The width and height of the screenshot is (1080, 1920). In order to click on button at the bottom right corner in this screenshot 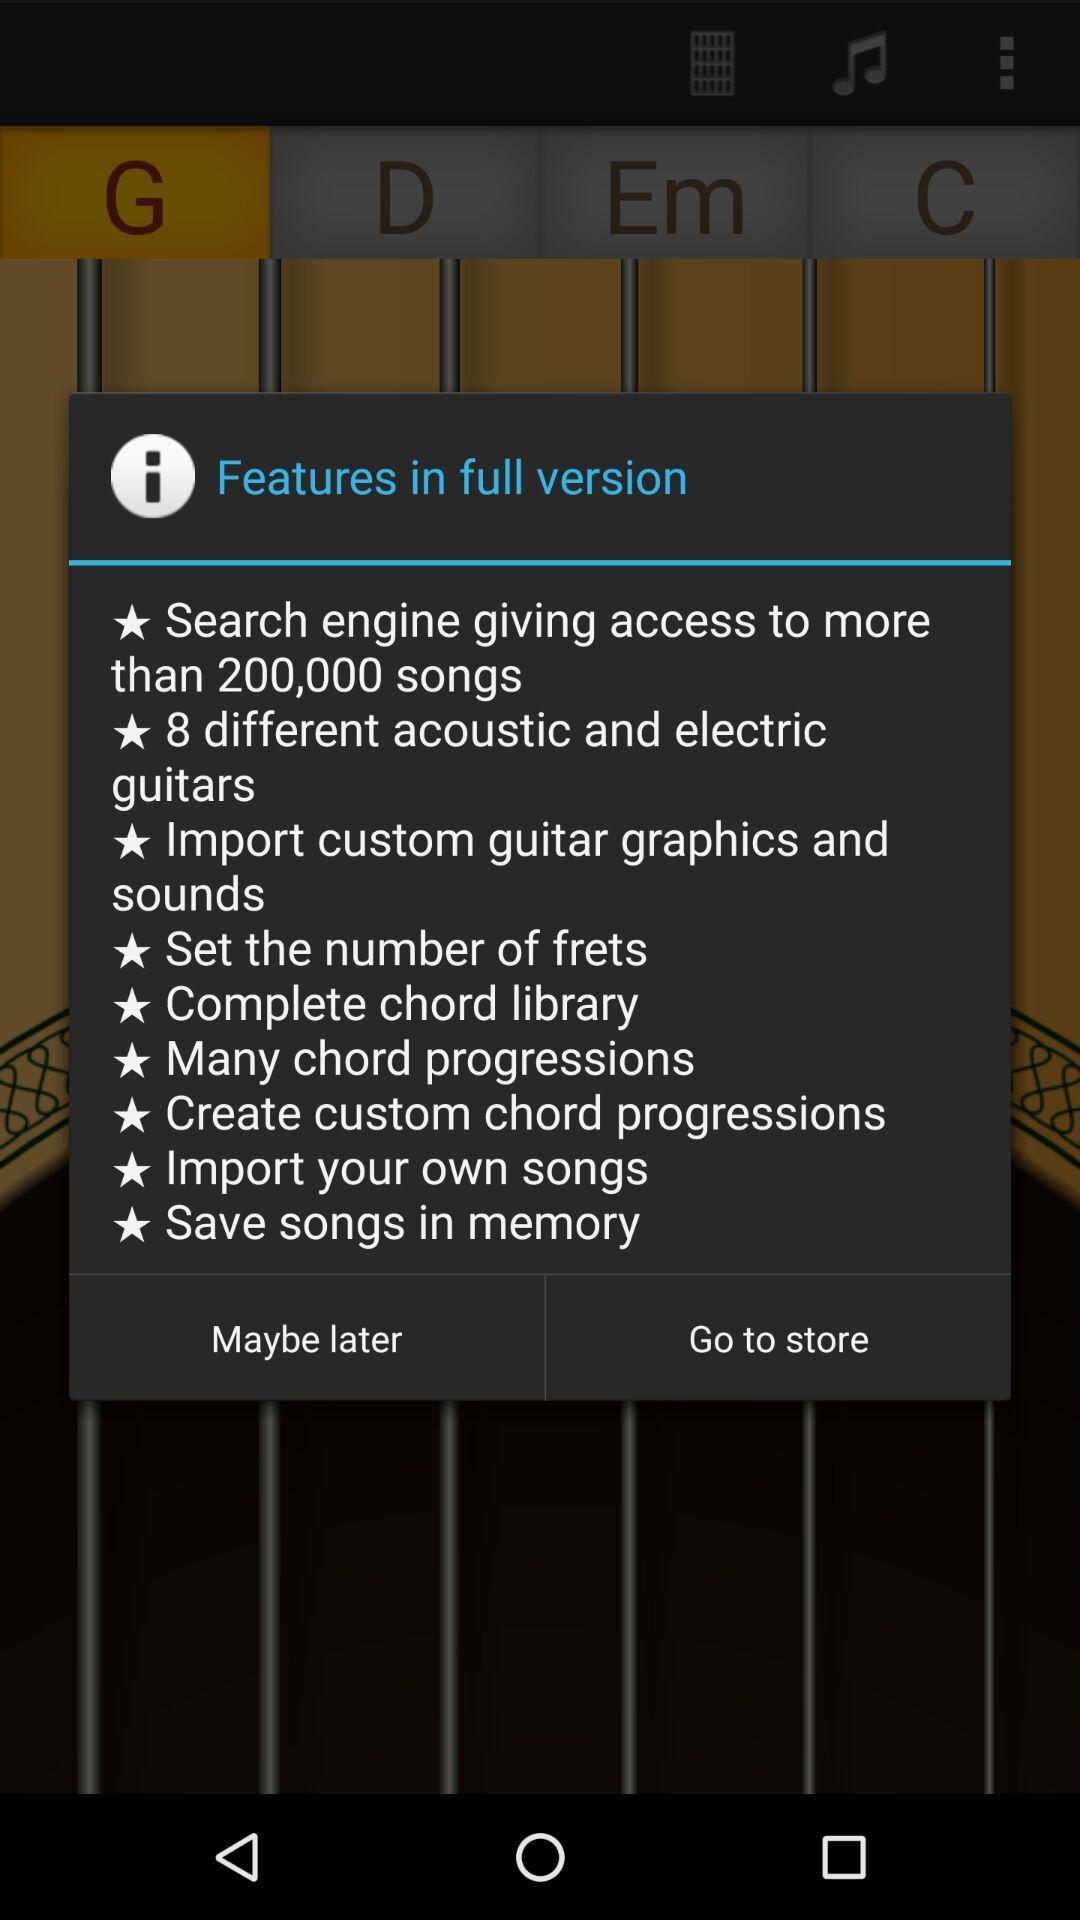, I will do `click(777, 1338)`.